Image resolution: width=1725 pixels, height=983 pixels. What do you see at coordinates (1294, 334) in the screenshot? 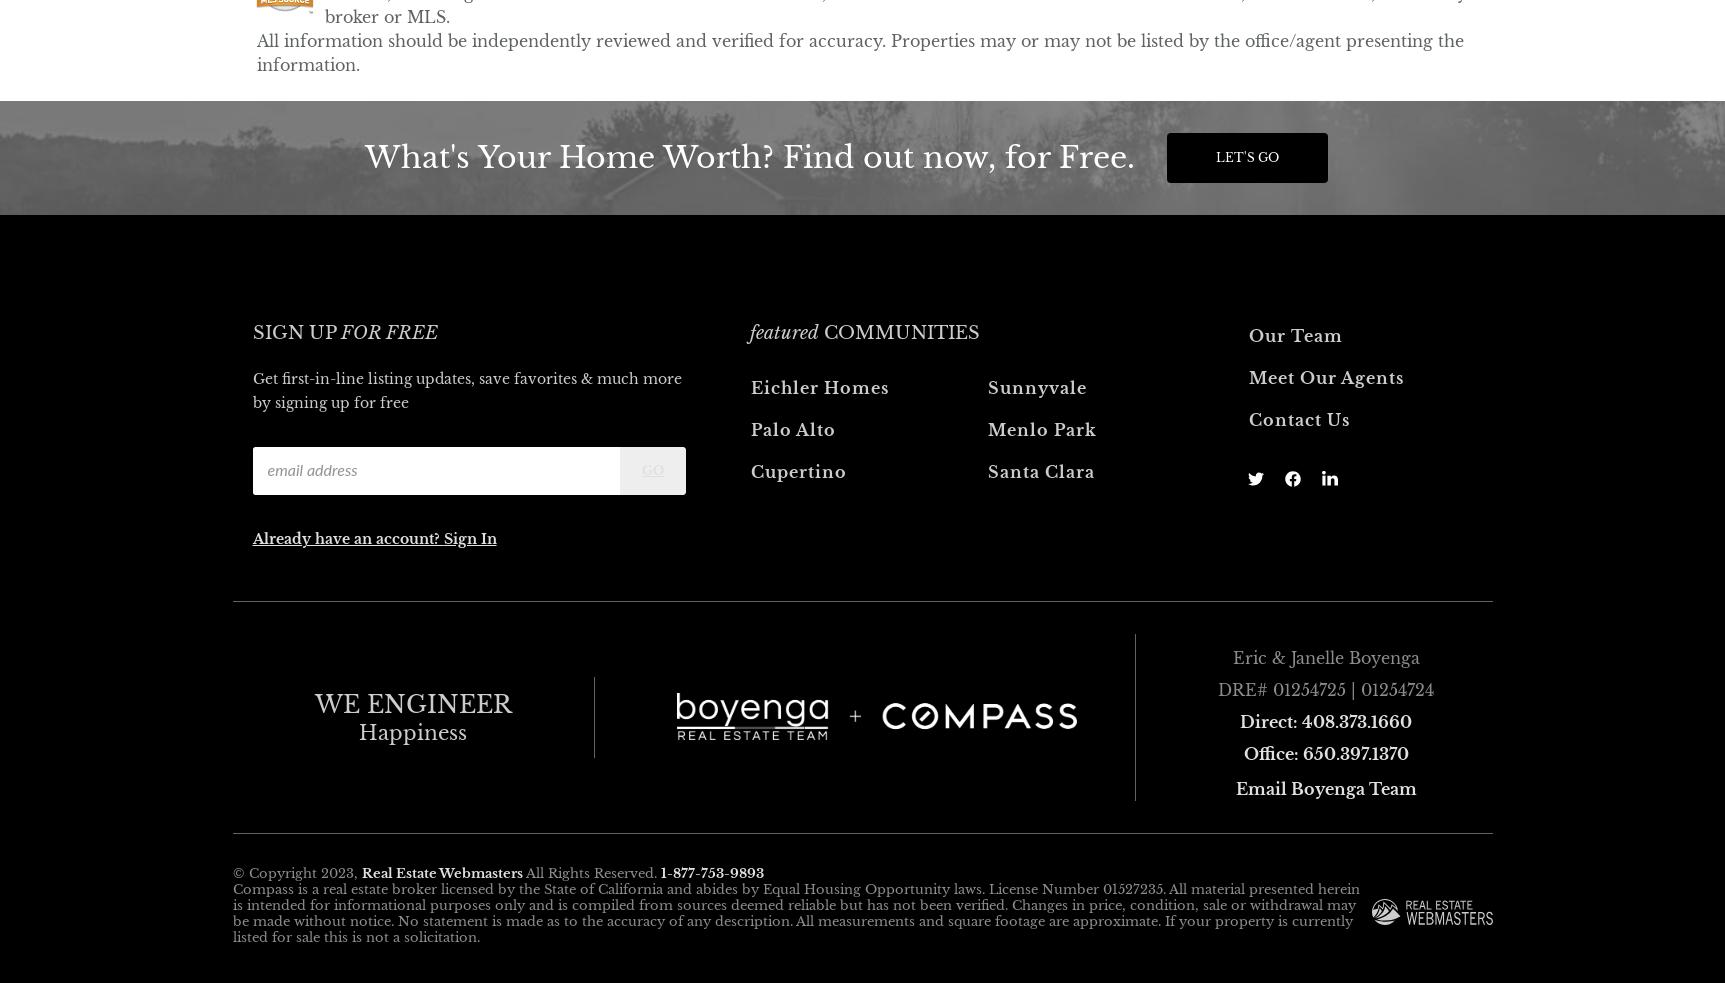
I see `'Our Team'` at bounding box center [1294, 334].